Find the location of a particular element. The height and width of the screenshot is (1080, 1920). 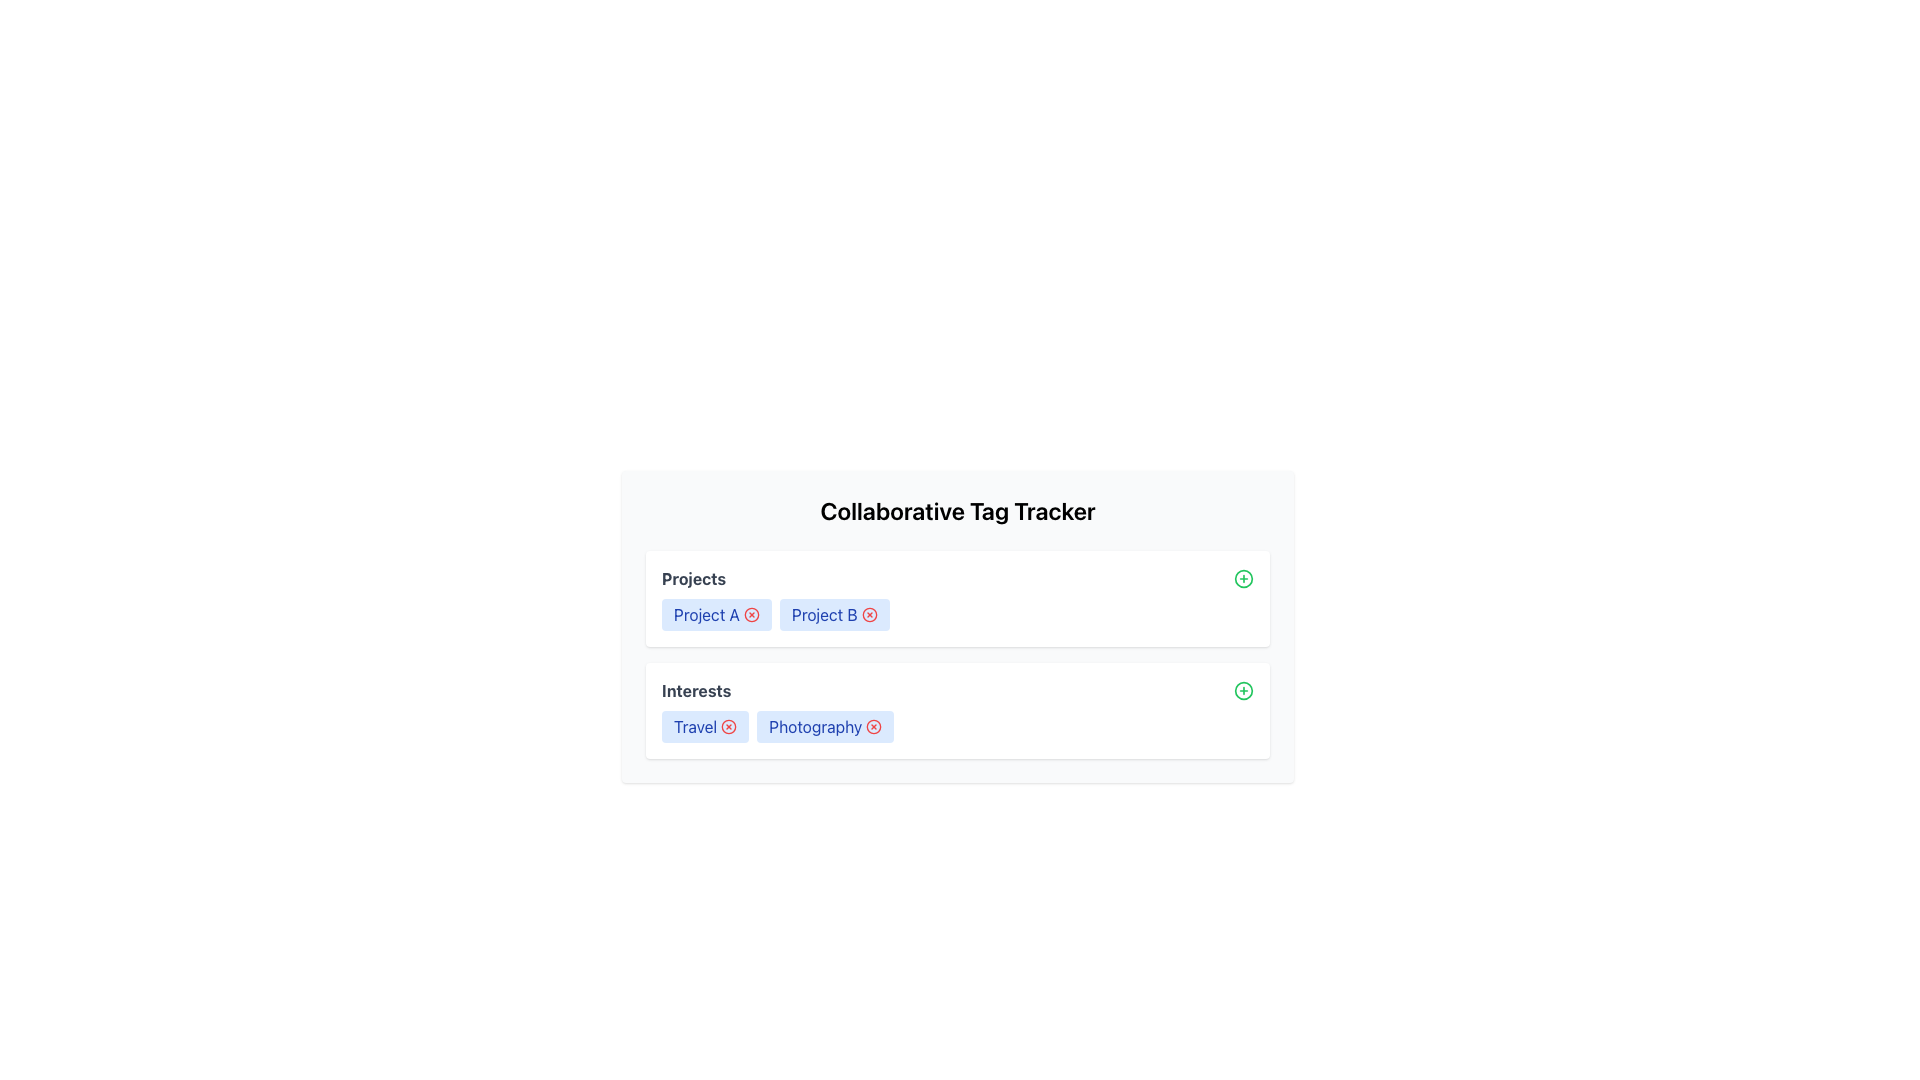

the circular cancel button within the 'Project A' pill is located at coordinates (750, 613).